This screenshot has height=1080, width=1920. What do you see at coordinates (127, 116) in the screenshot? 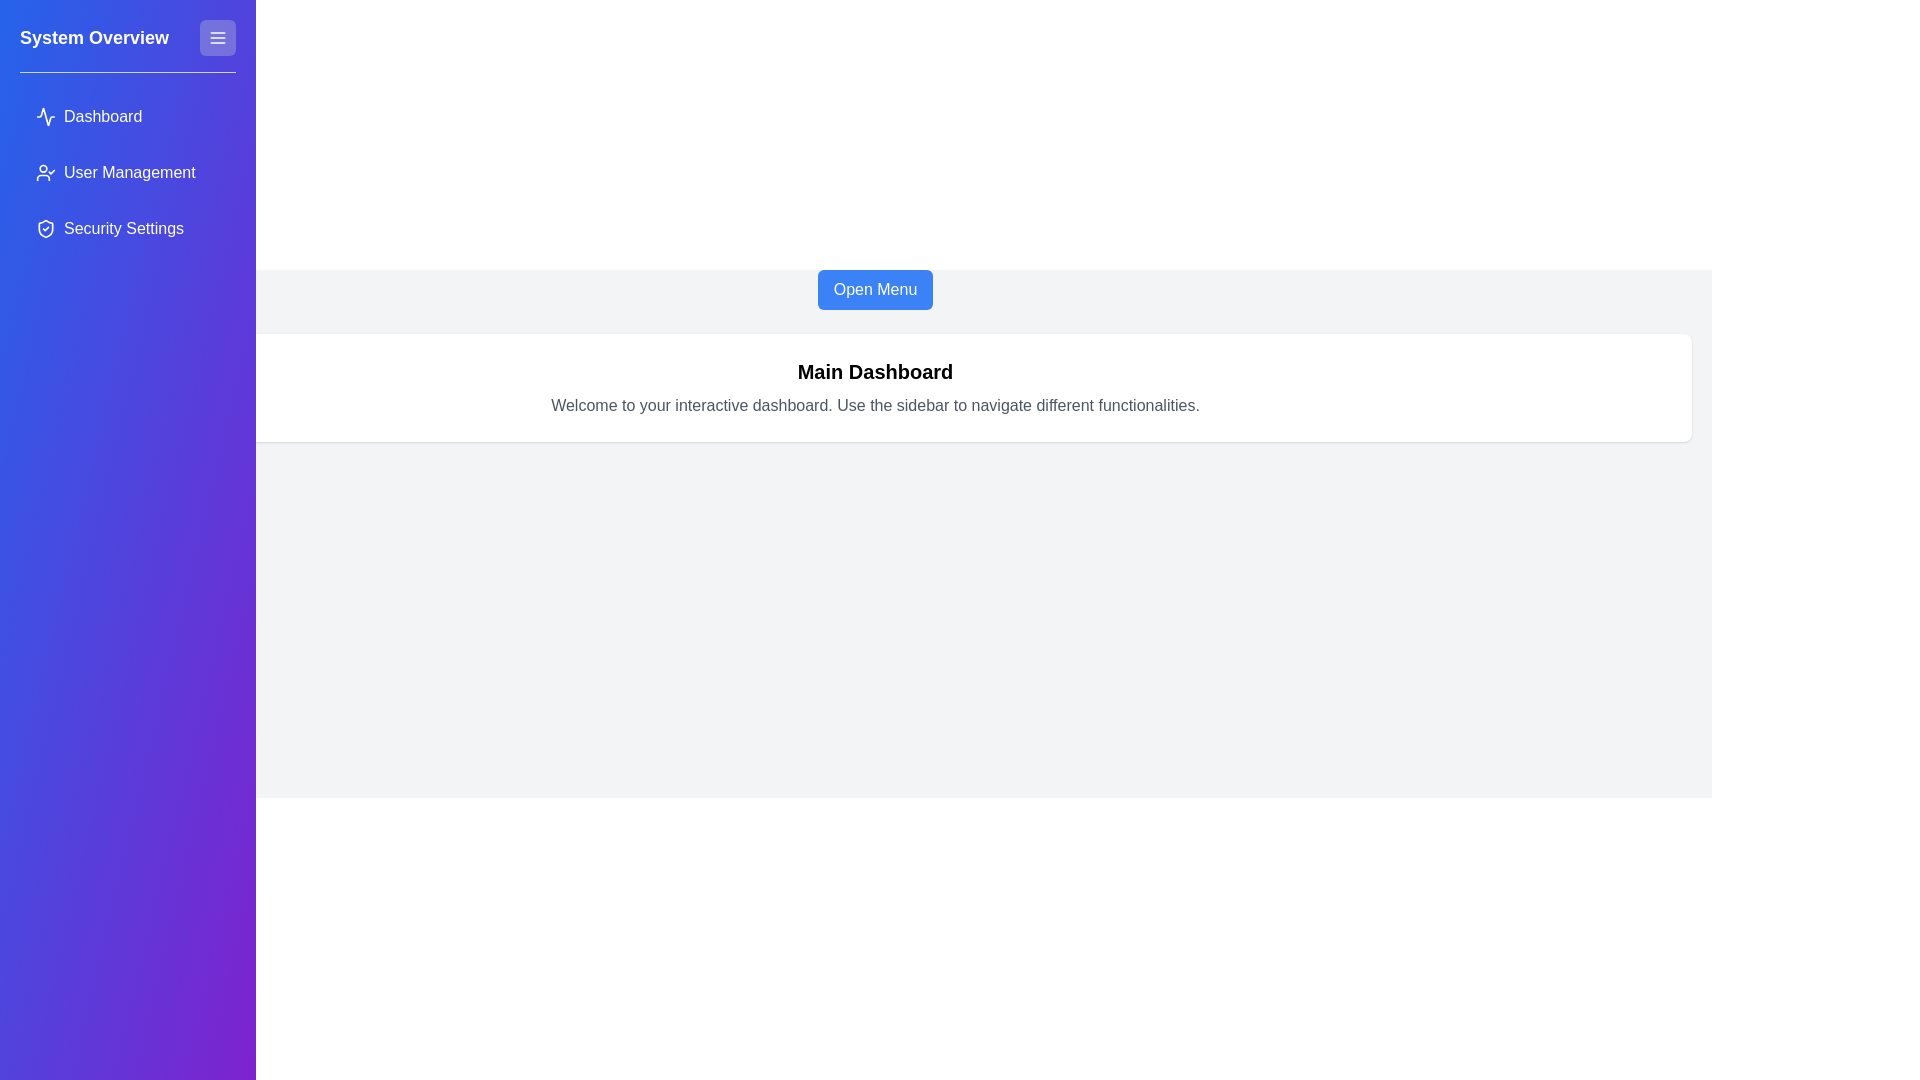
I see `the menu item labeled Dashboard to navigate to its section` at bounding box center [127, 116].